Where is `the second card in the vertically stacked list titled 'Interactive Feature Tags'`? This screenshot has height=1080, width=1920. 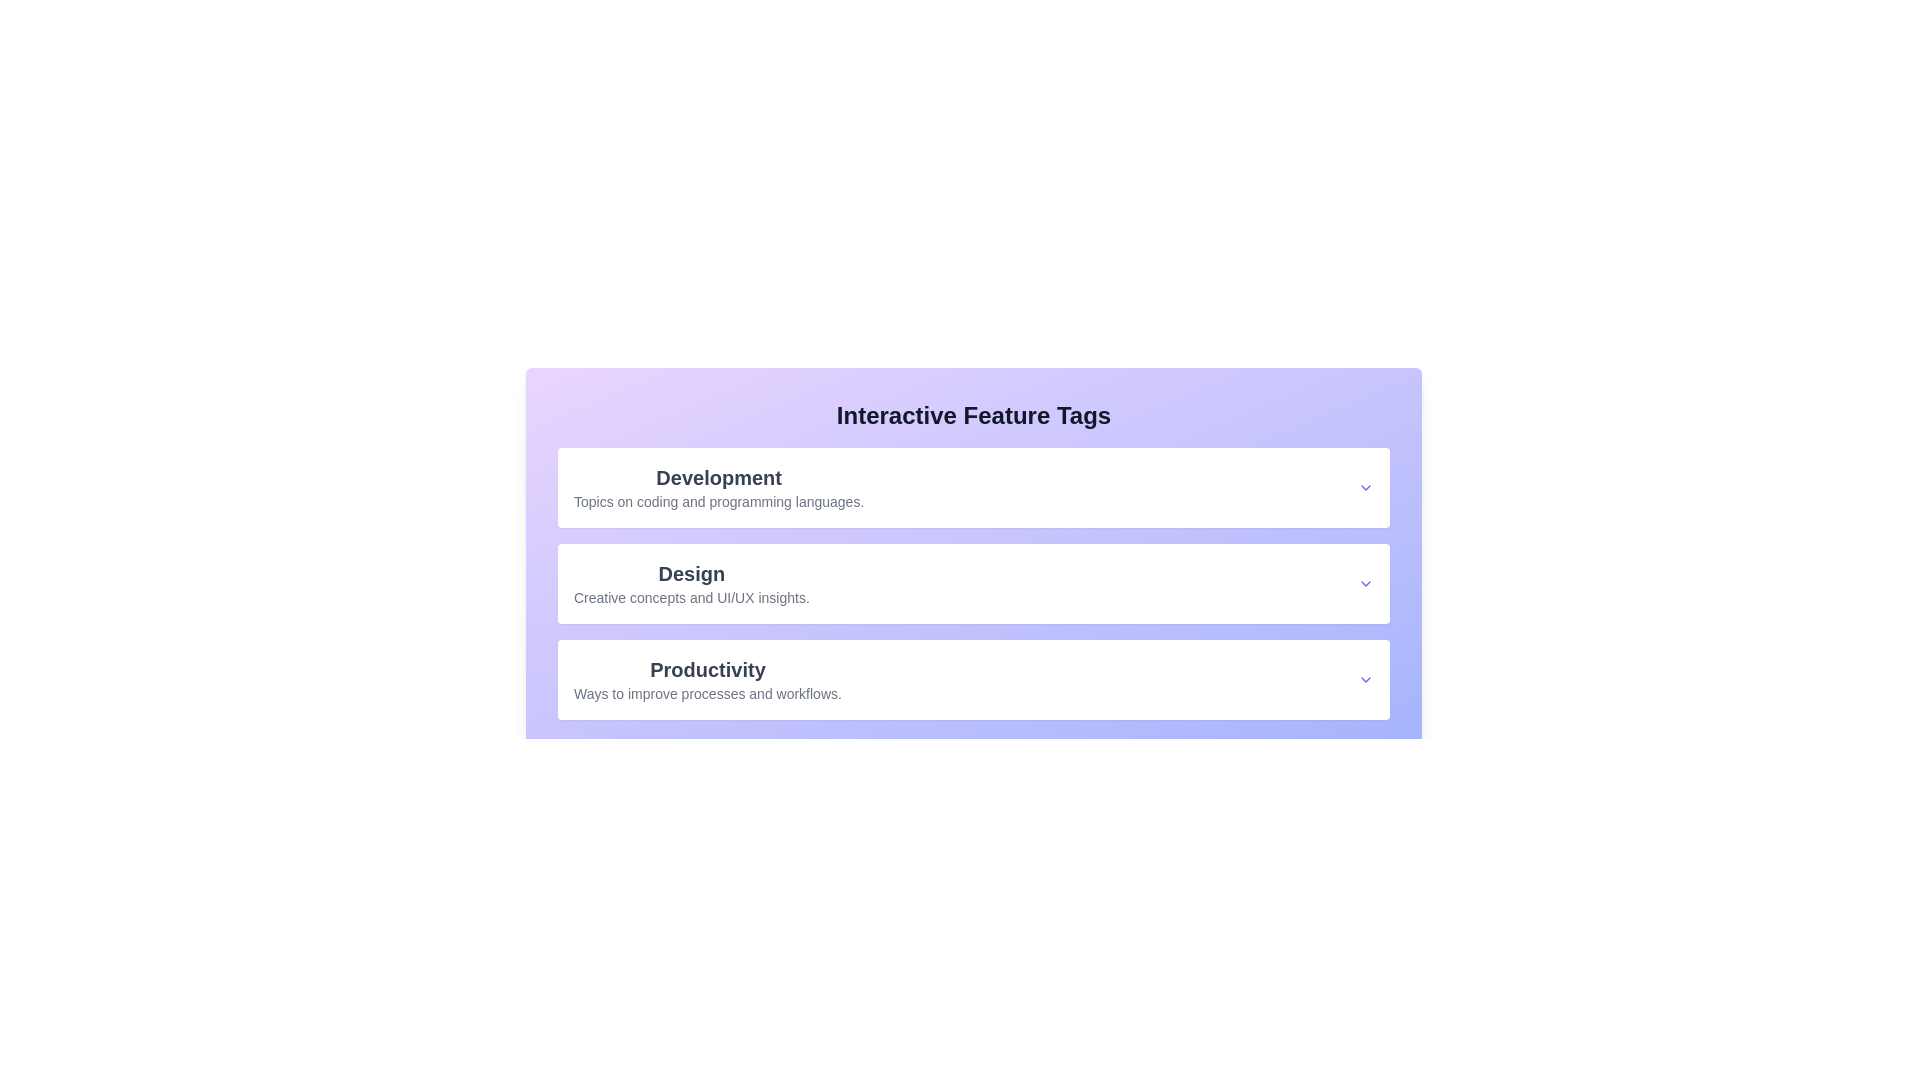
the second card in the vertically stacked list titled 'Interactive Feature Tags' is located at coordinates (974, 583).